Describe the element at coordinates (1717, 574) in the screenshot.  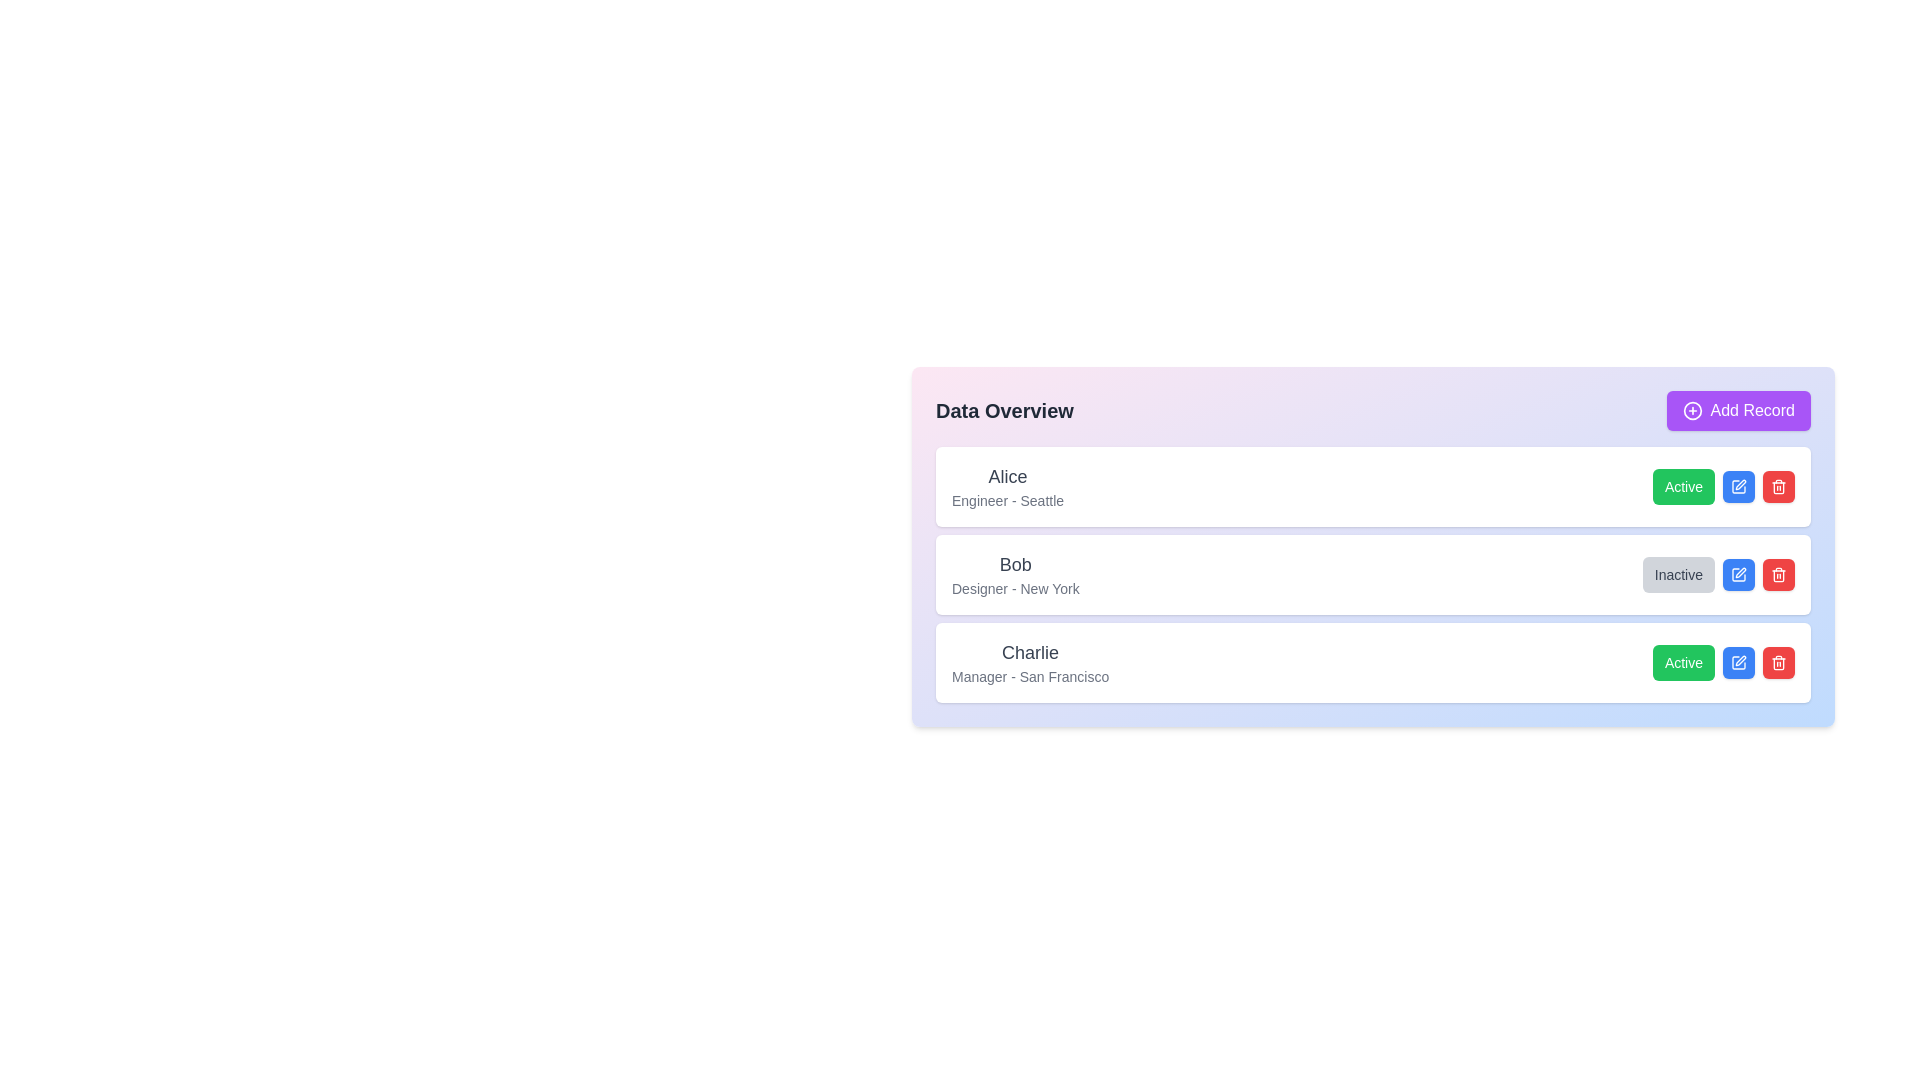
I see `the rectangular gray button labeled 'Inactive' located to the right of the user 'Bob' and below 'Designer - New York' to interact with it` at that location.